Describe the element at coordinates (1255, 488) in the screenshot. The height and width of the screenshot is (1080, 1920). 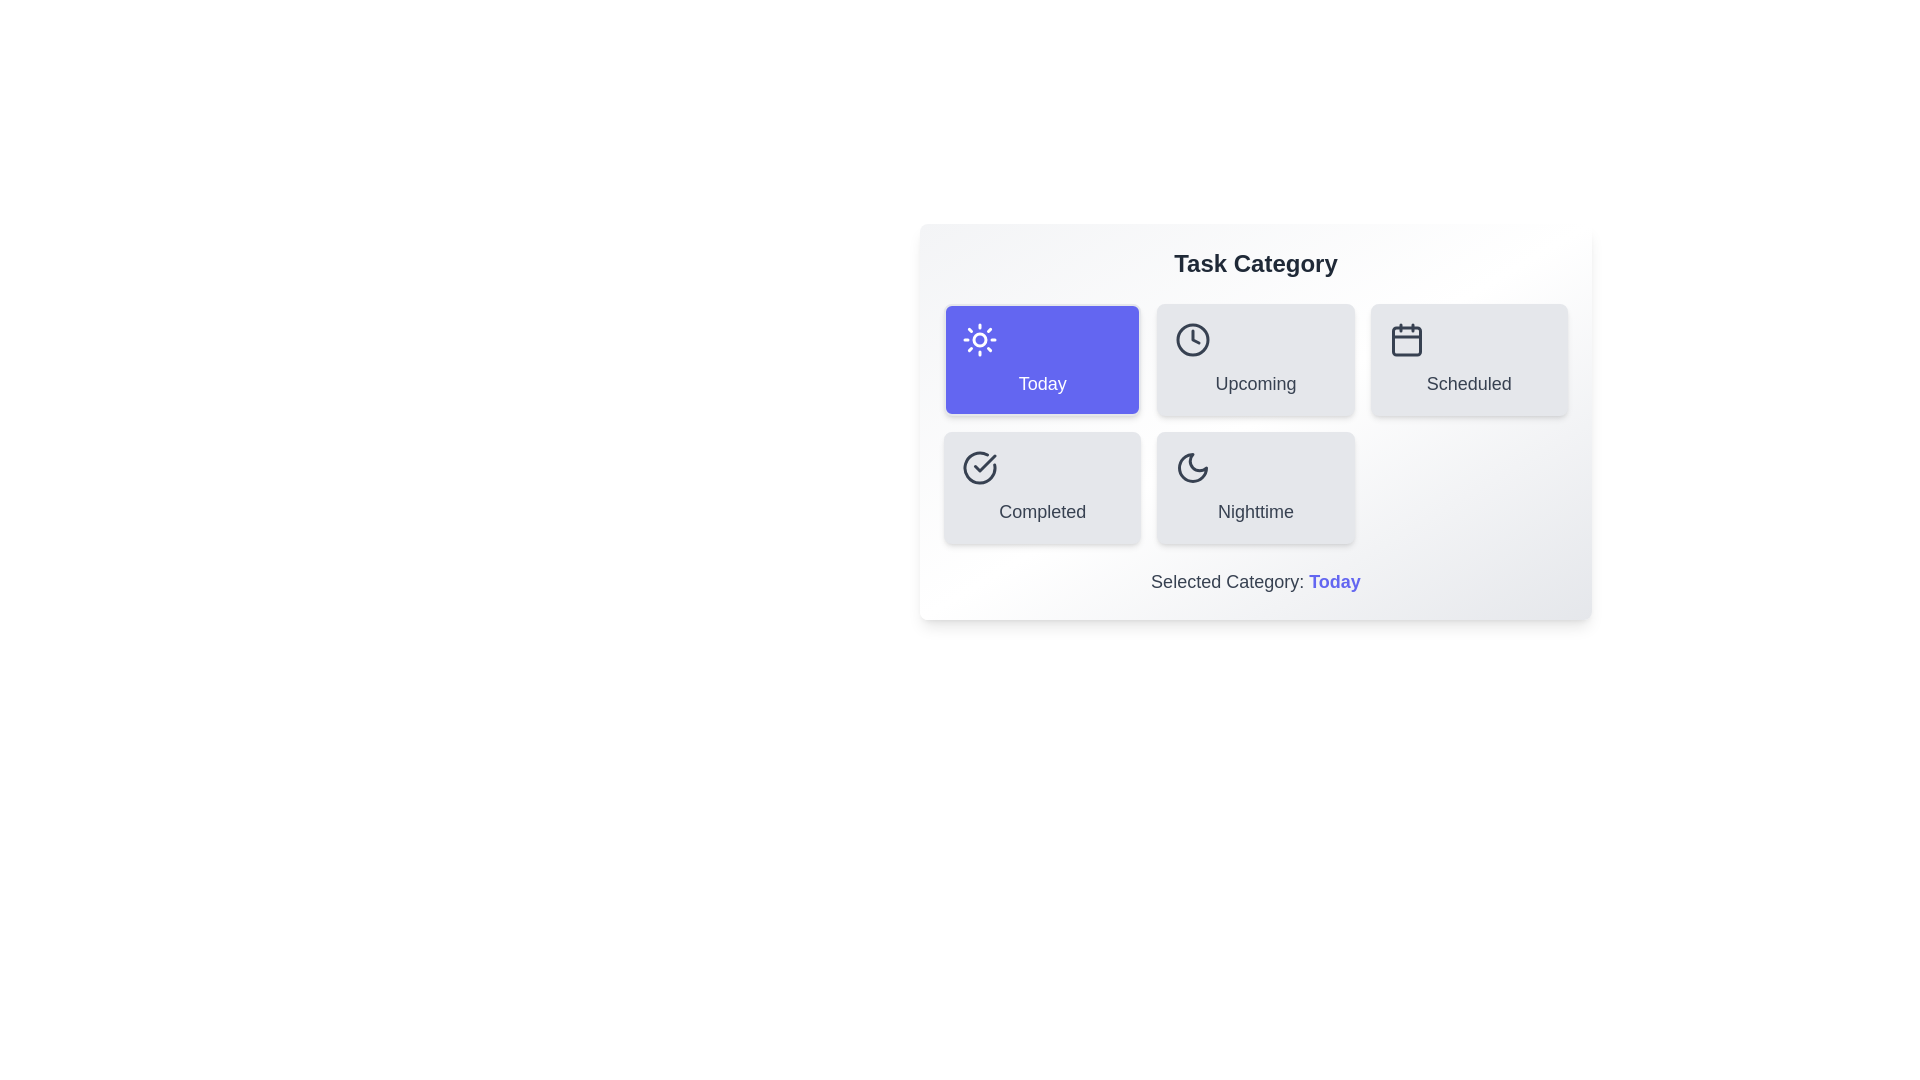
I see `the category button labeled 'Nighttime' to observe its hover effect` at that location.